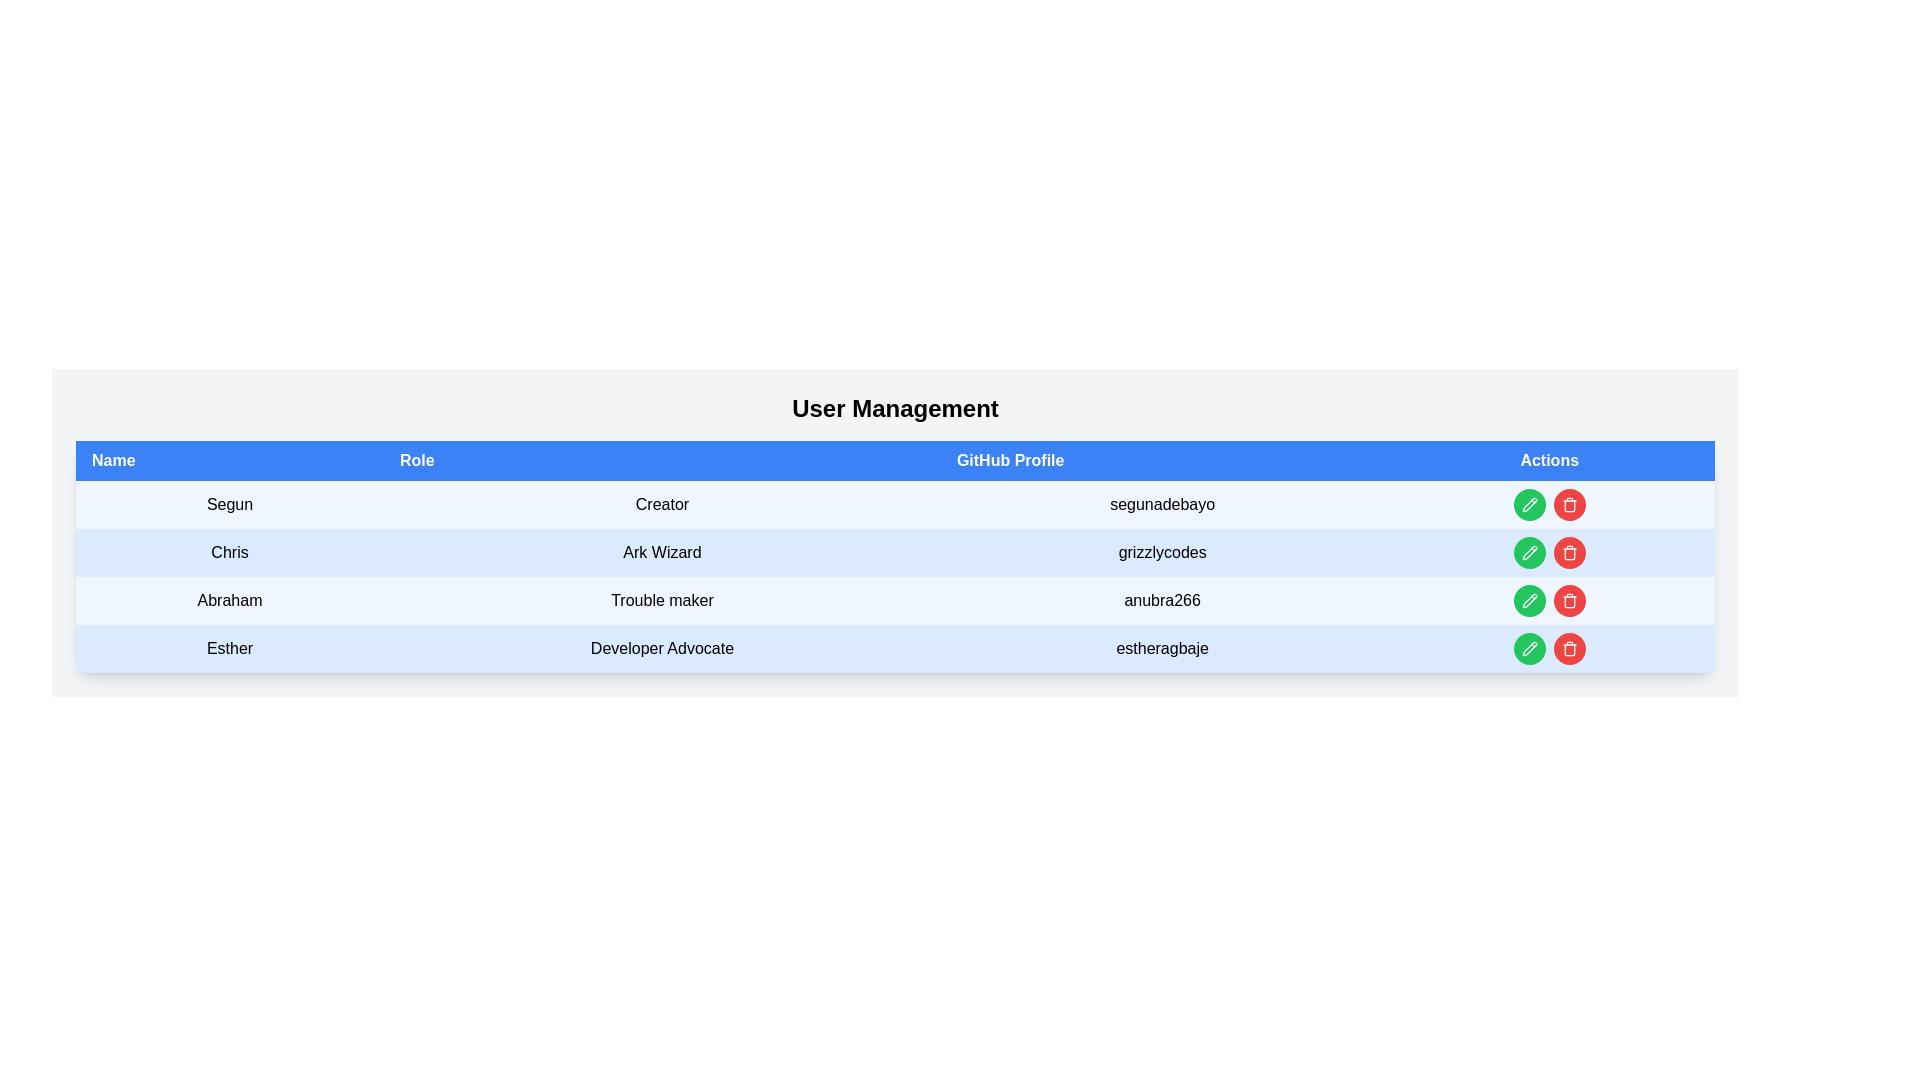  Describe the element at coordinates (662, 648) in the screenshot. I see `the text cell displaying 'Developer Advocate' in the second column of the last row of the table` at that location.